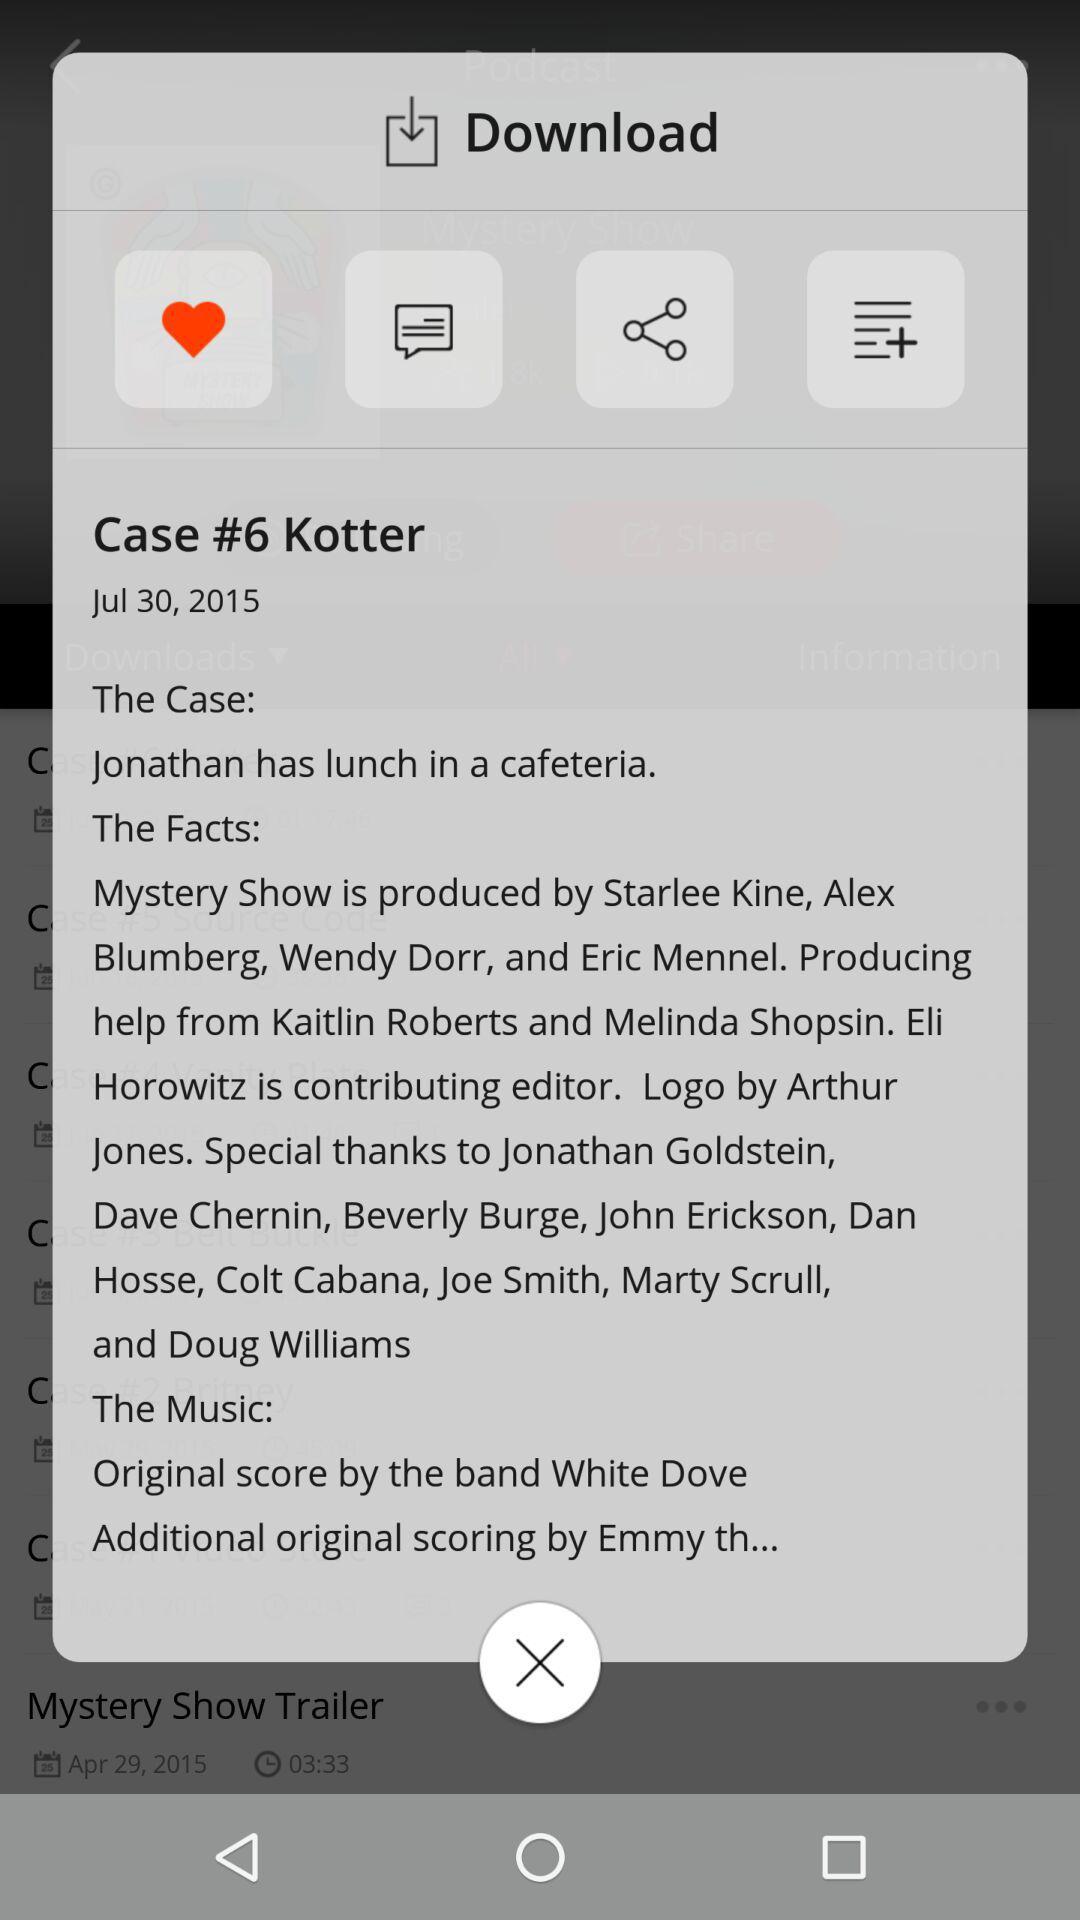  I want to click on text box, so click(540, 1662).